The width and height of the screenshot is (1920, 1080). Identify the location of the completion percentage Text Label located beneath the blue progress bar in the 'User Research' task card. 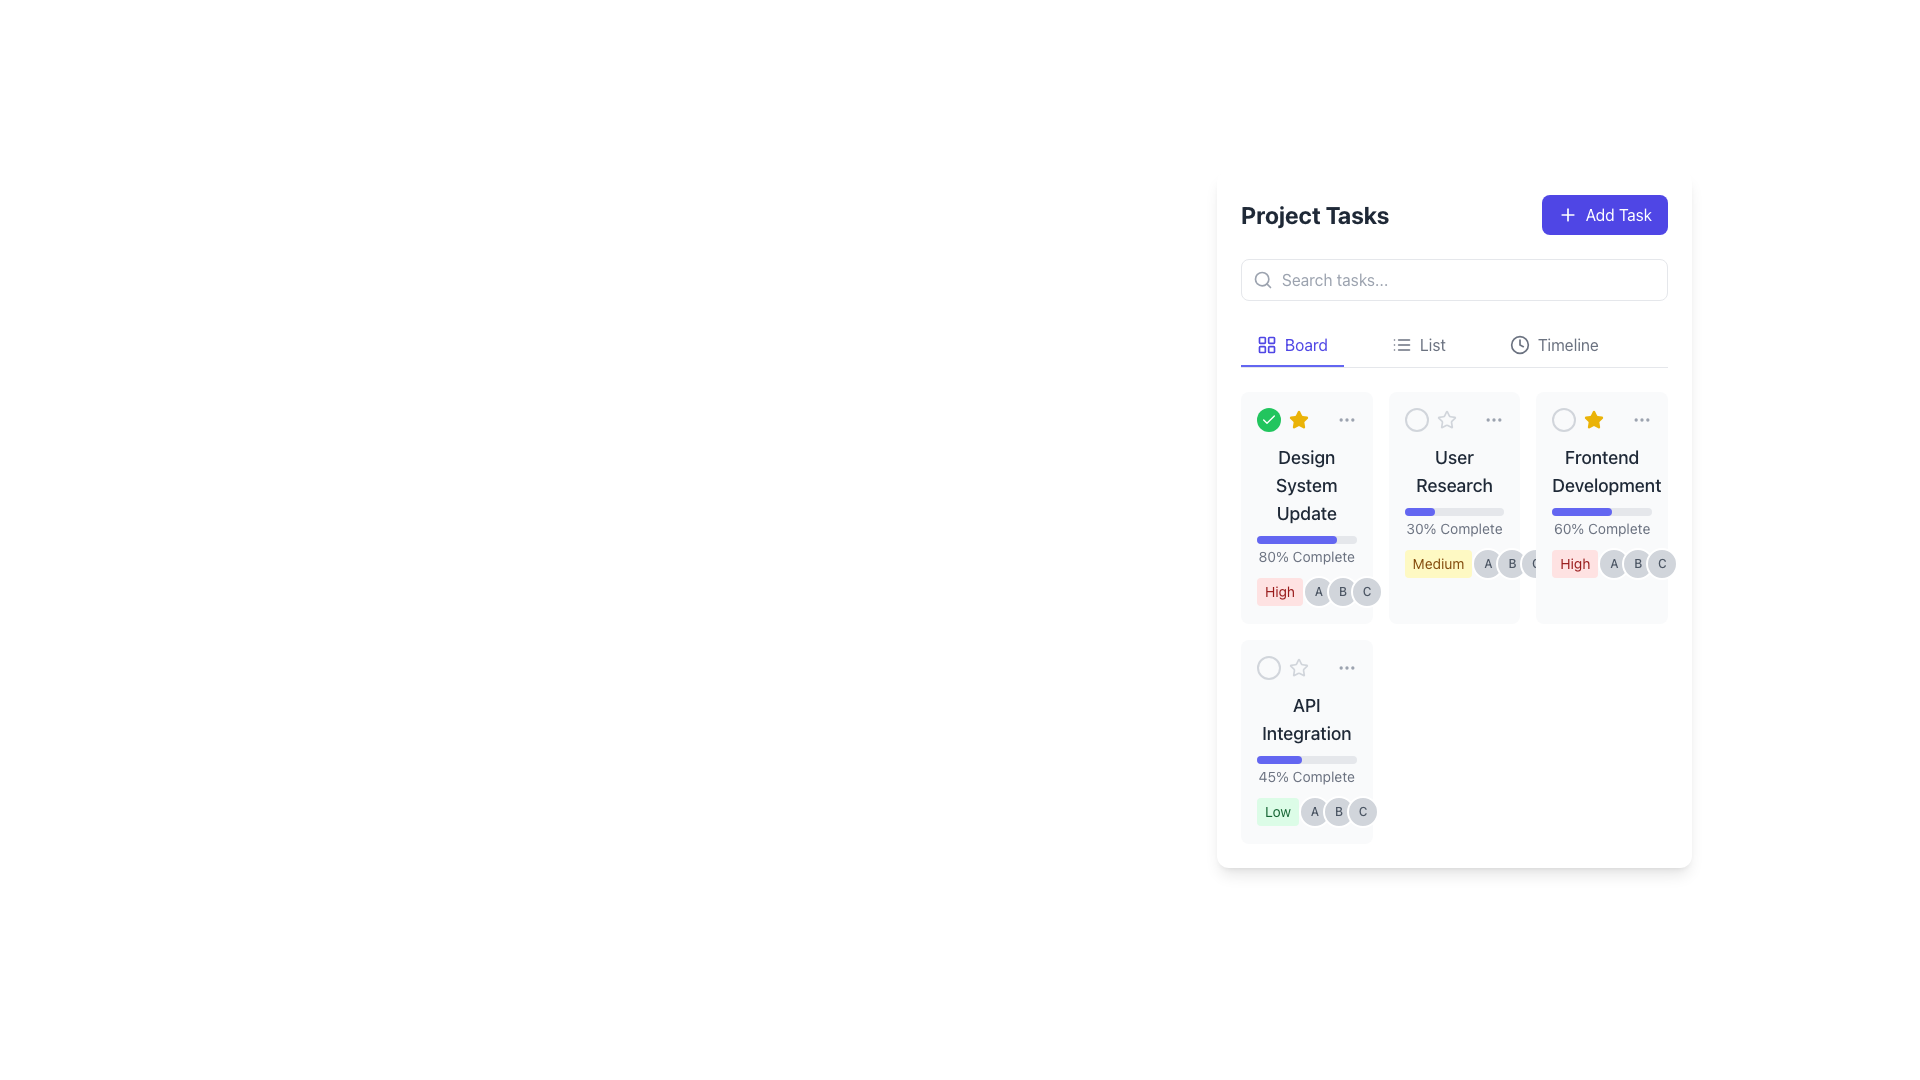
(1454, 527).